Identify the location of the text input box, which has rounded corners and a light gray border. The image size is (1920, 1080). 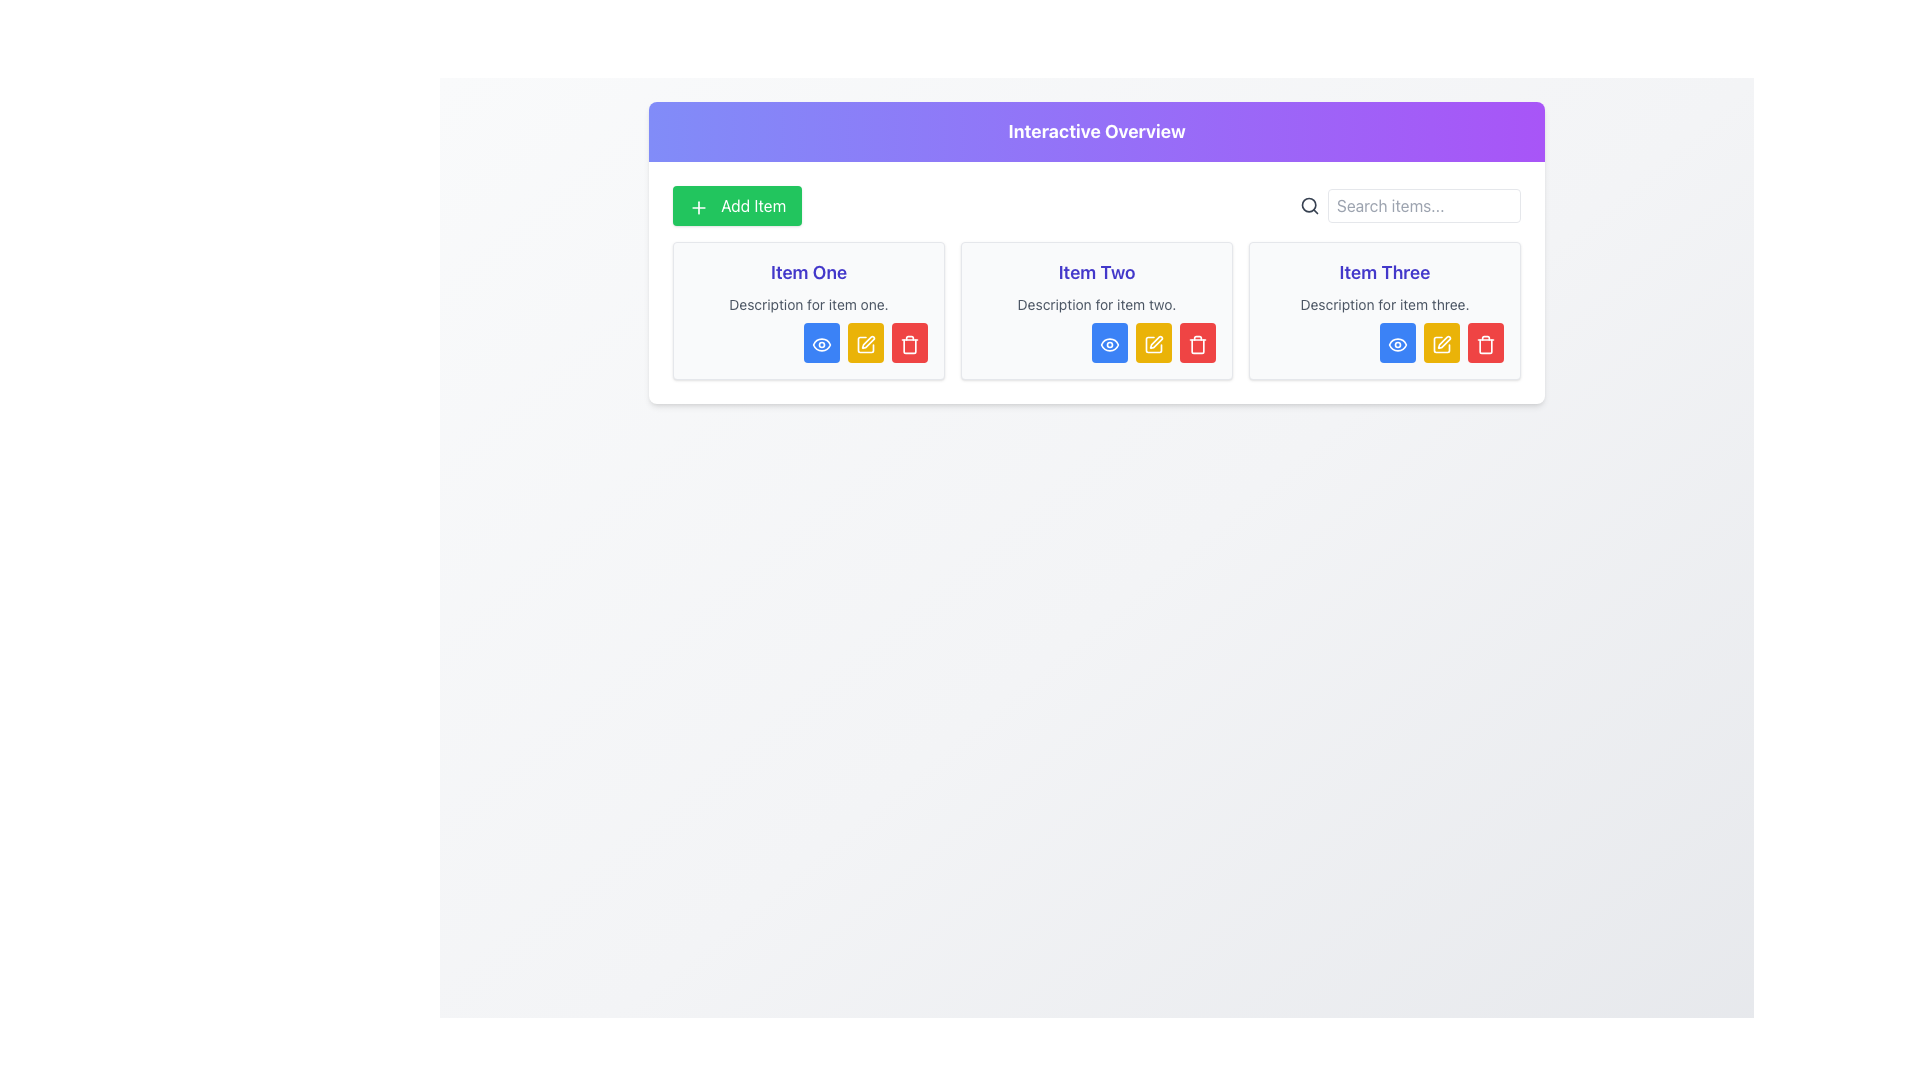
(1423, 205).